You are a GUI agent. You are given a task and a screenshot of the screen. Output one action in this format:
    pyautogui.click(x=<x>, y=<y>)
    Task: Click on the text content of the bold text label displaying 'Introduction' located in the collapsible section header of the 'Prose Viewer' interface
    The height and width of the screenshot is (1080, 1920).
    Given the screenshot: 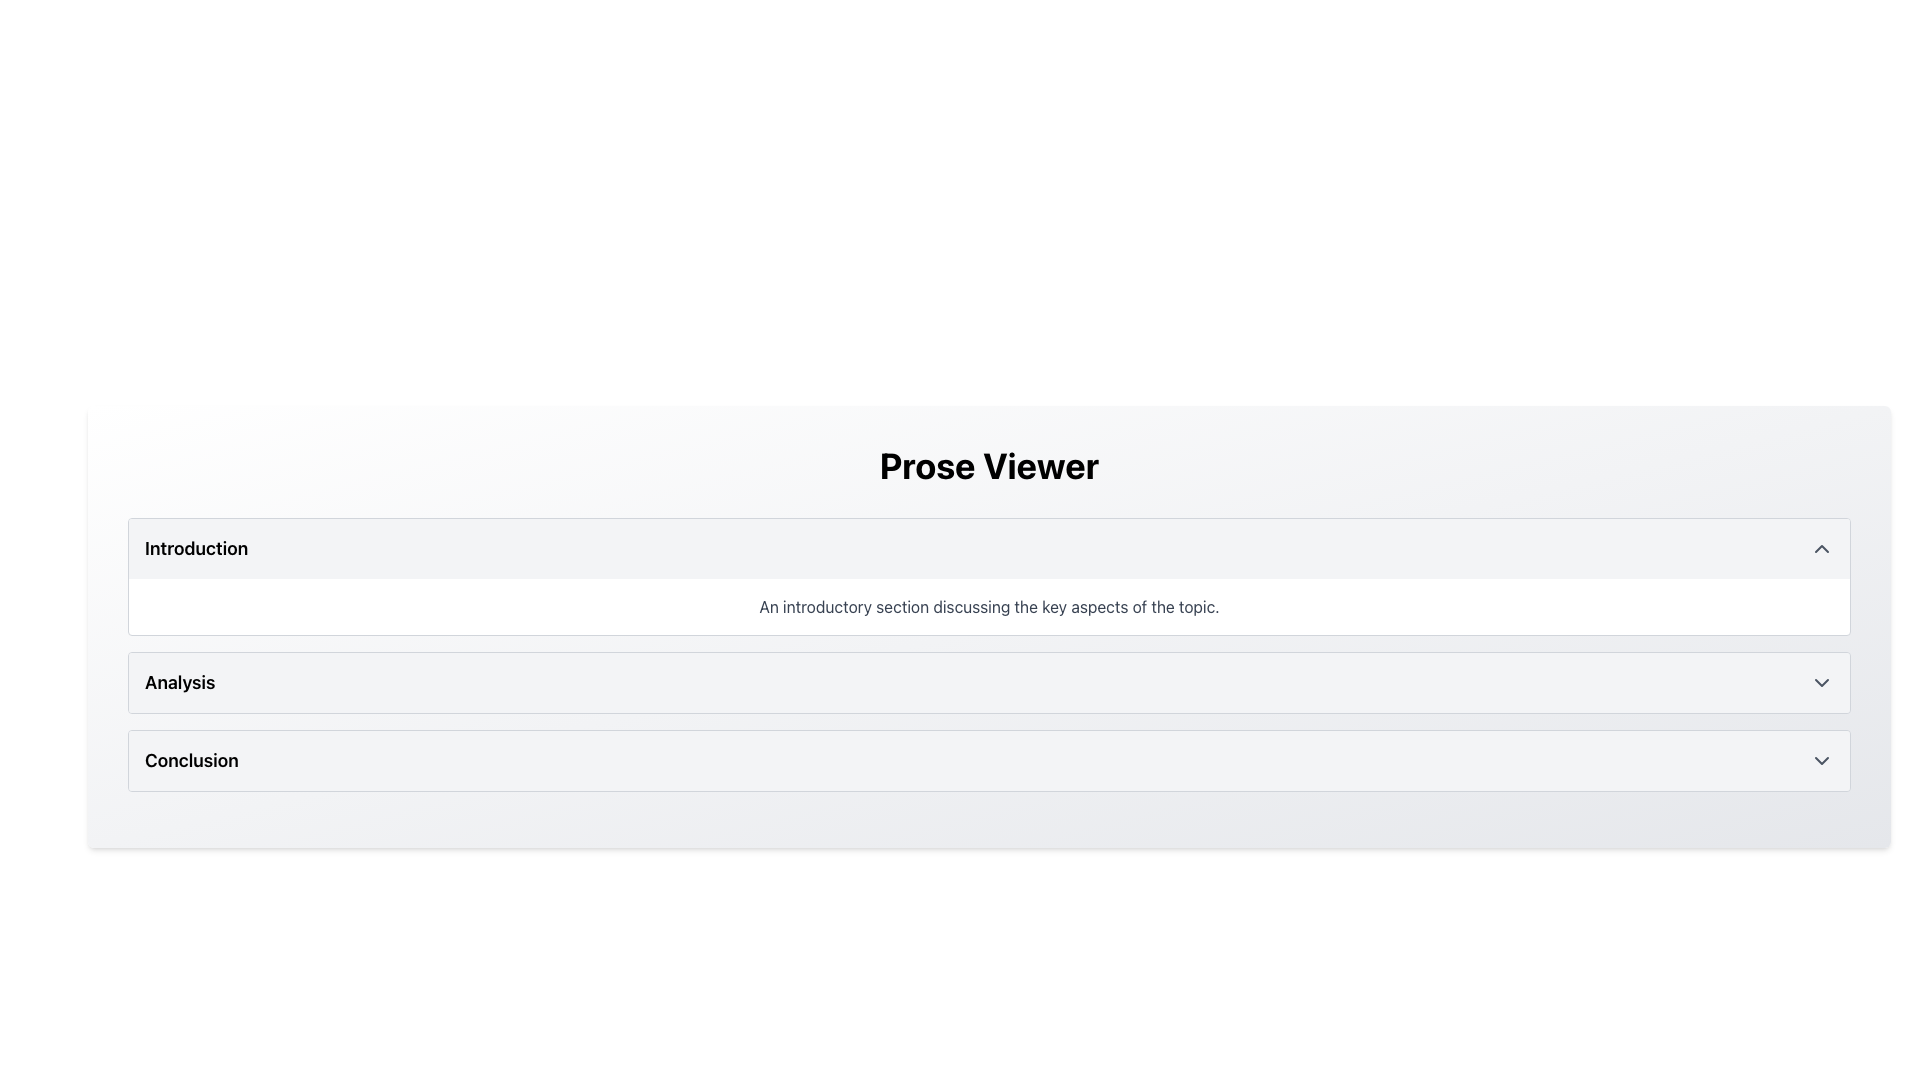 What is the action you would take?
    pyautogui.click(x=196, y=548)
    